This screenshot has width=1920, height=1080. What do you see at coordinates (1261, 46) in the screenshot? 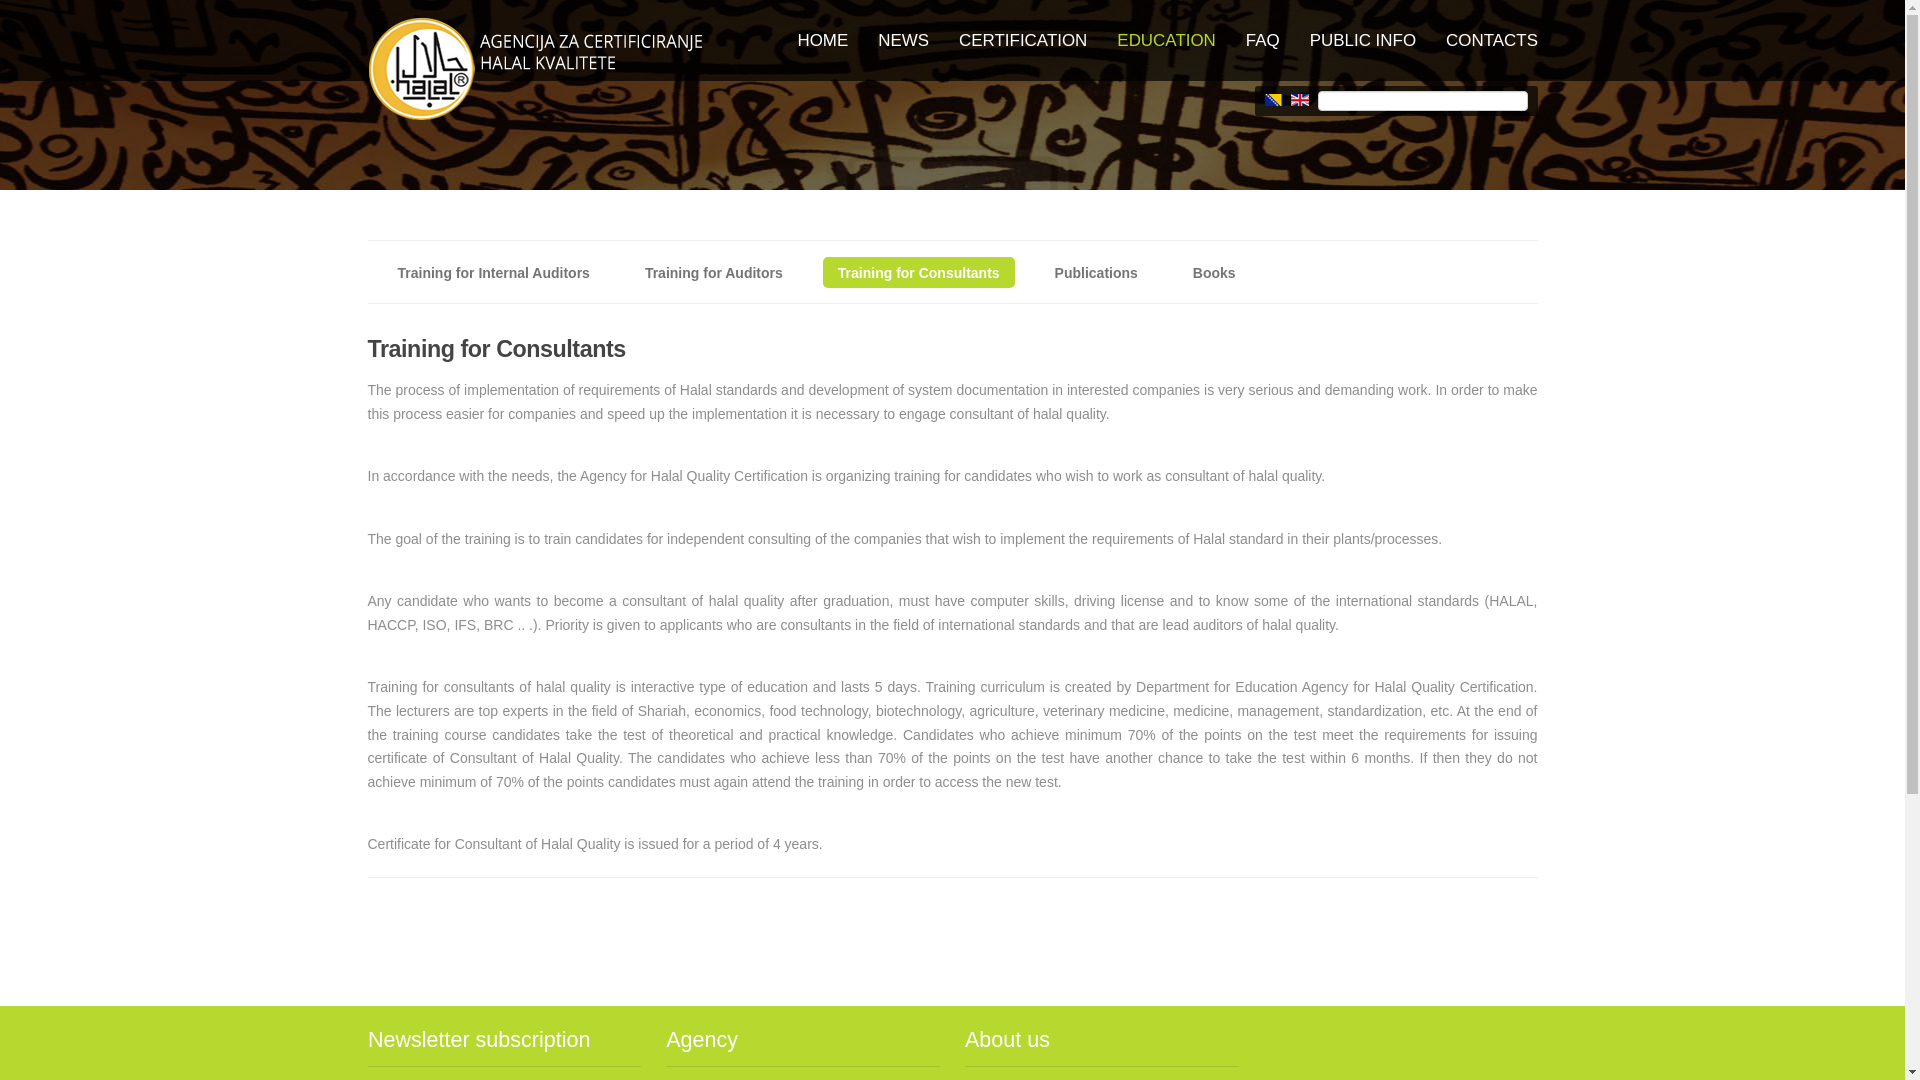
I see `'FAQ'` at bounding box center [1261, 46].